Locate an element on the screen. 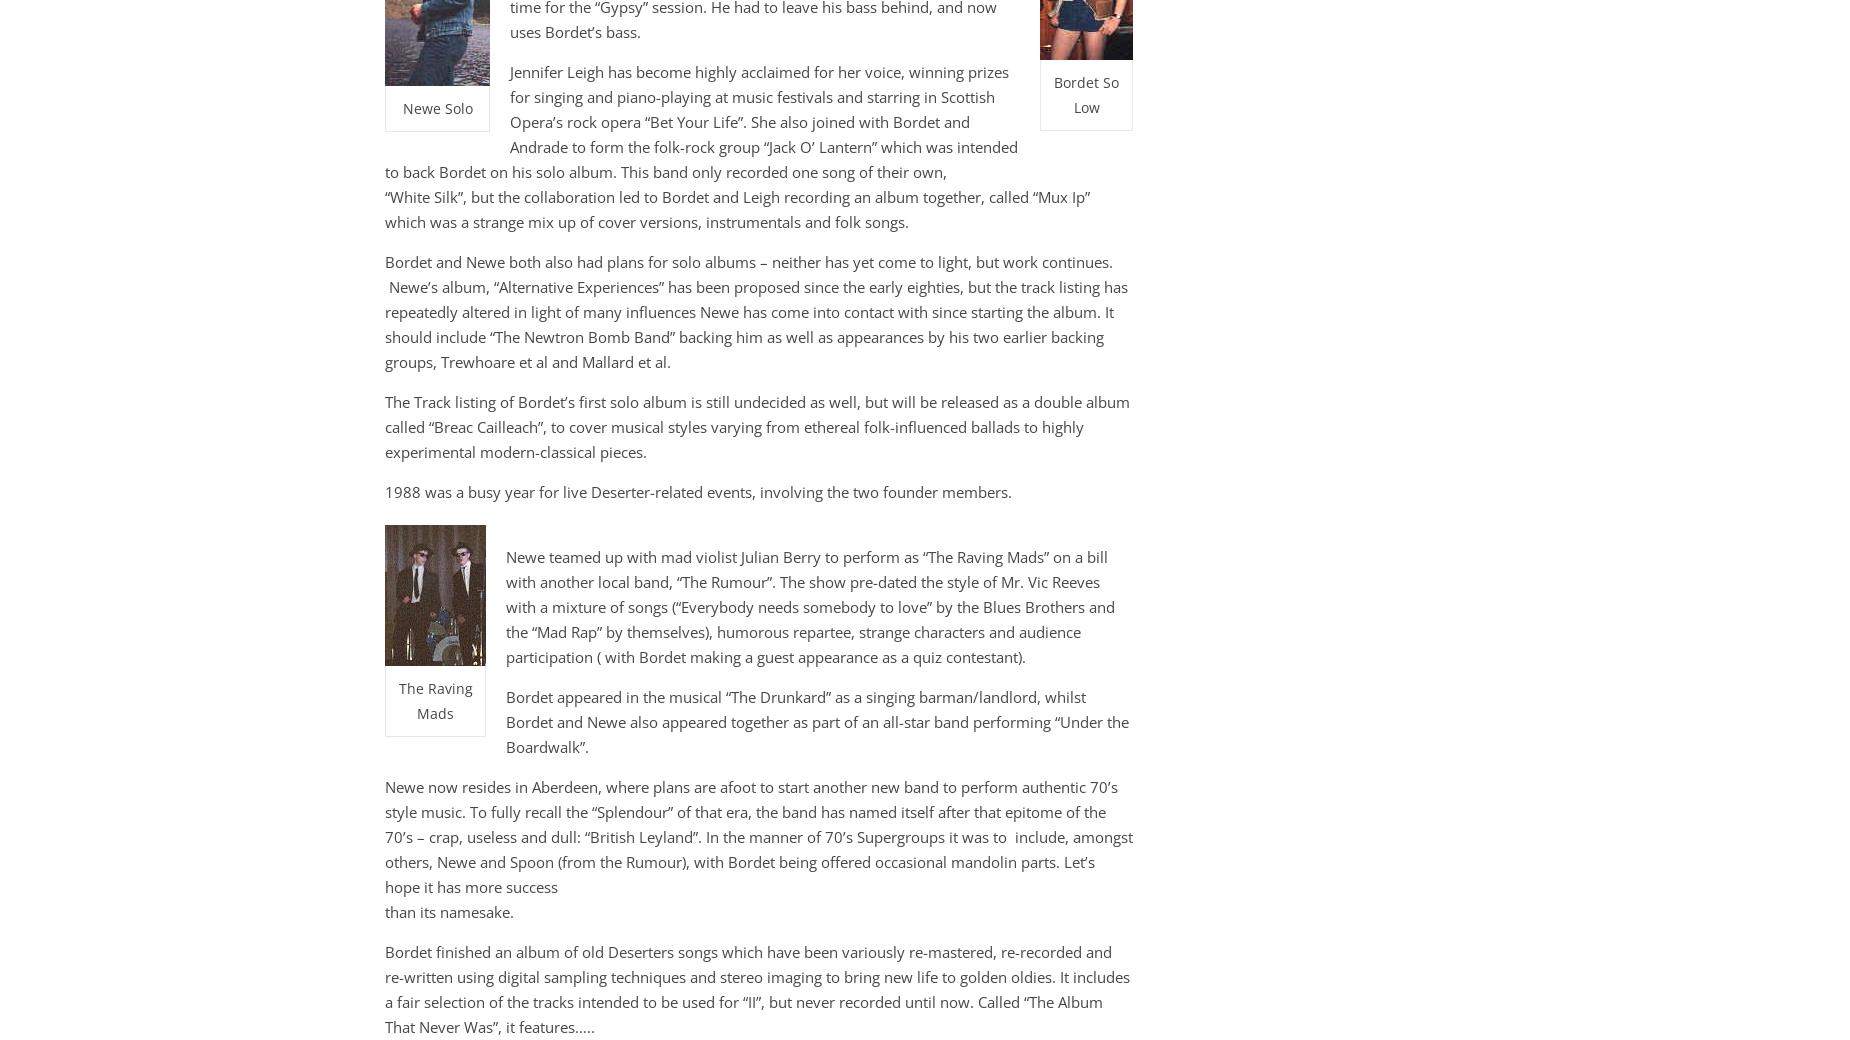 This screenshot has width=1850, height=1040. 'Bordet So Low' is located at coordinates (1085, 93).